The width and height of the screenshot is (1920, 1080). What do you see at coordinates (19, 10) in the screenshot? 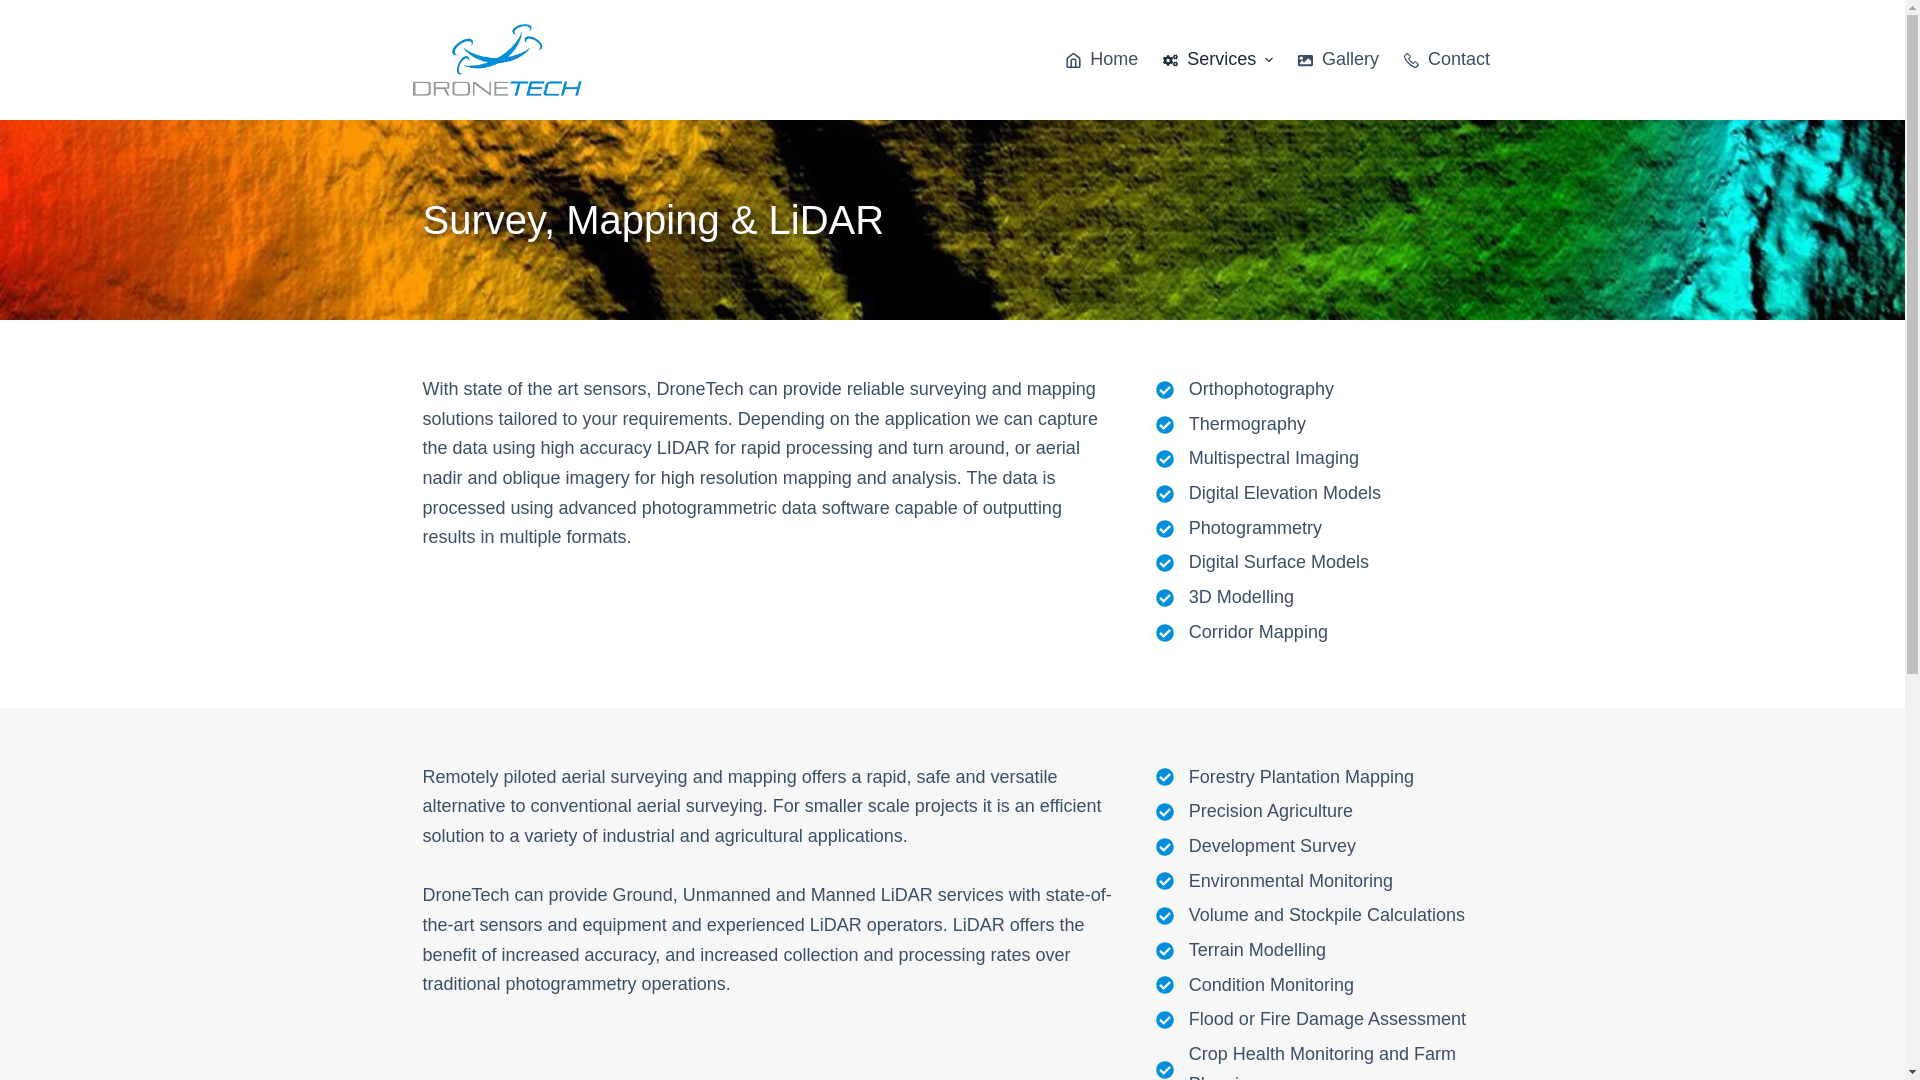
I see `'Skip to content'` at bounding box center [19, 10].